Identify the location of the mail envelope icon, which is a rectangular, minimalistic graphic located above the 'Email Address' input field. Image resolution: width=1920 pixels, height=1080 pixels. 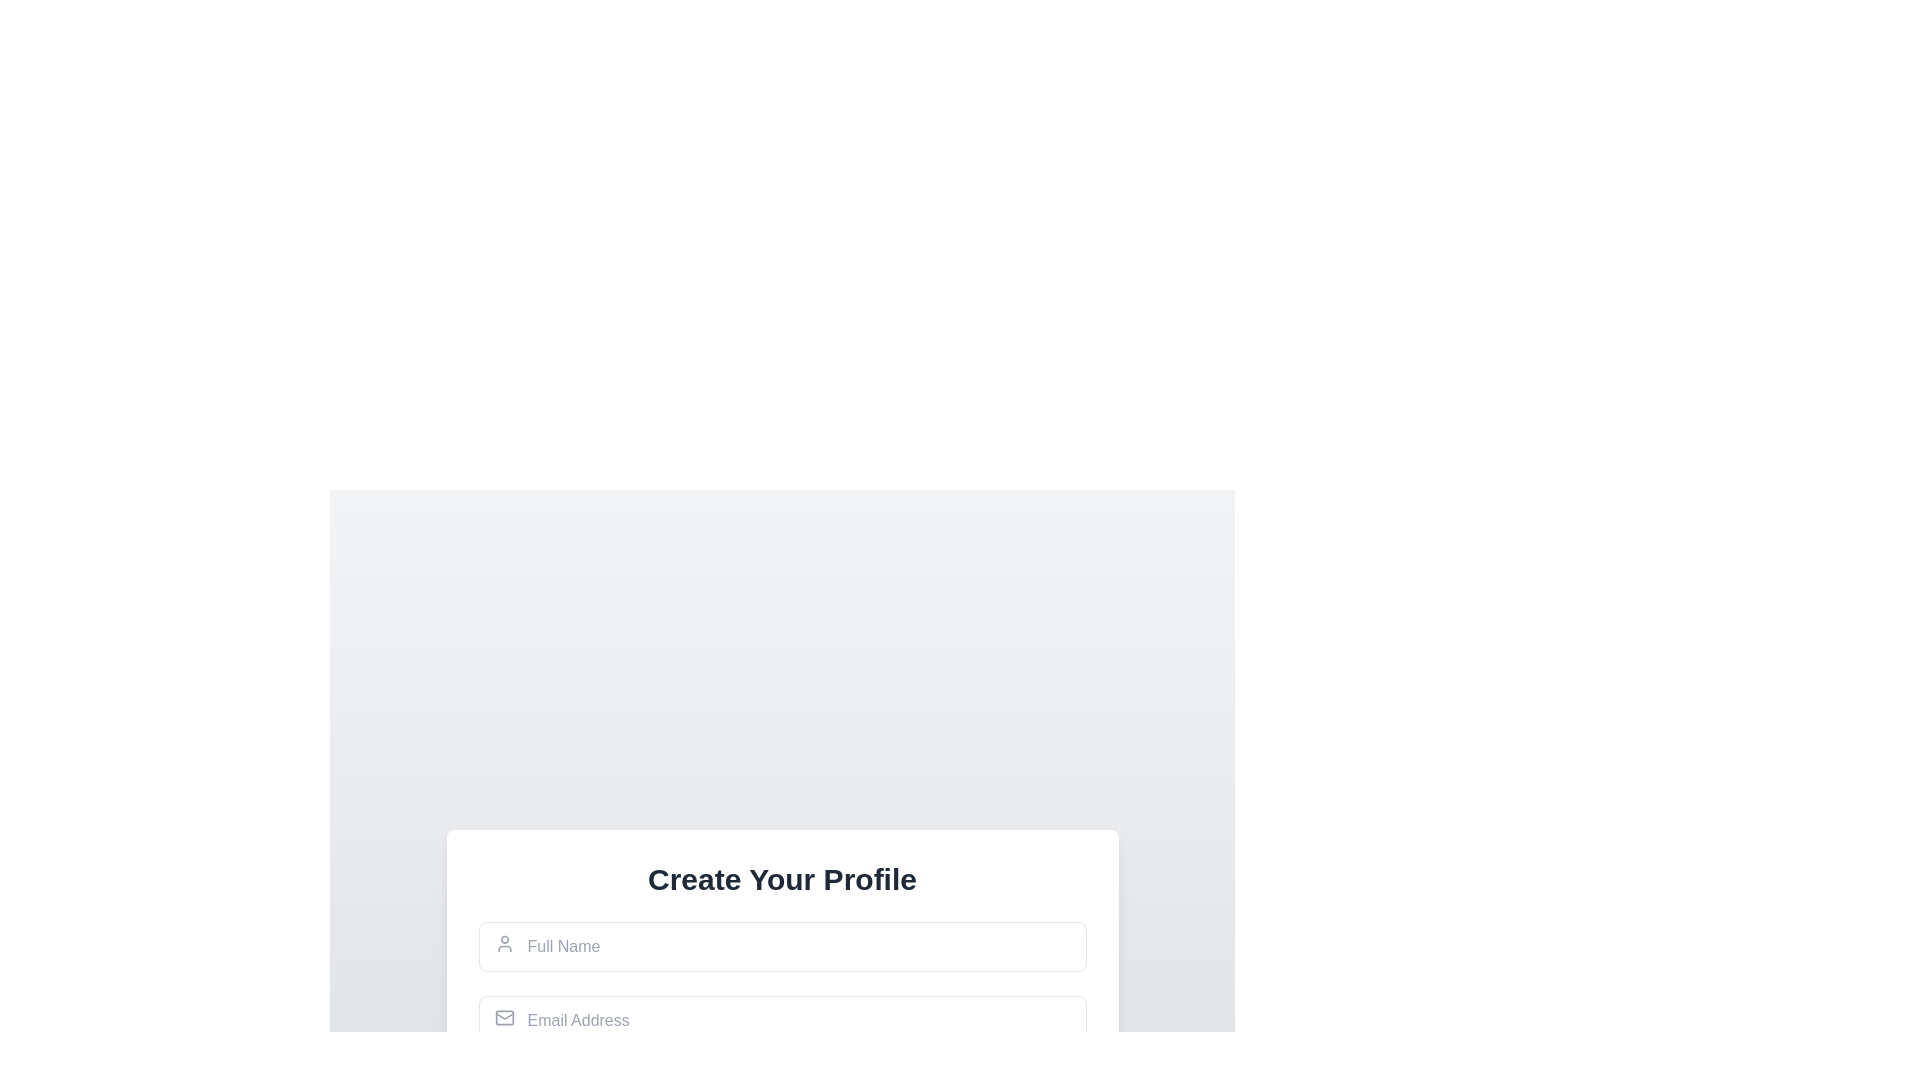
(504, 1018).